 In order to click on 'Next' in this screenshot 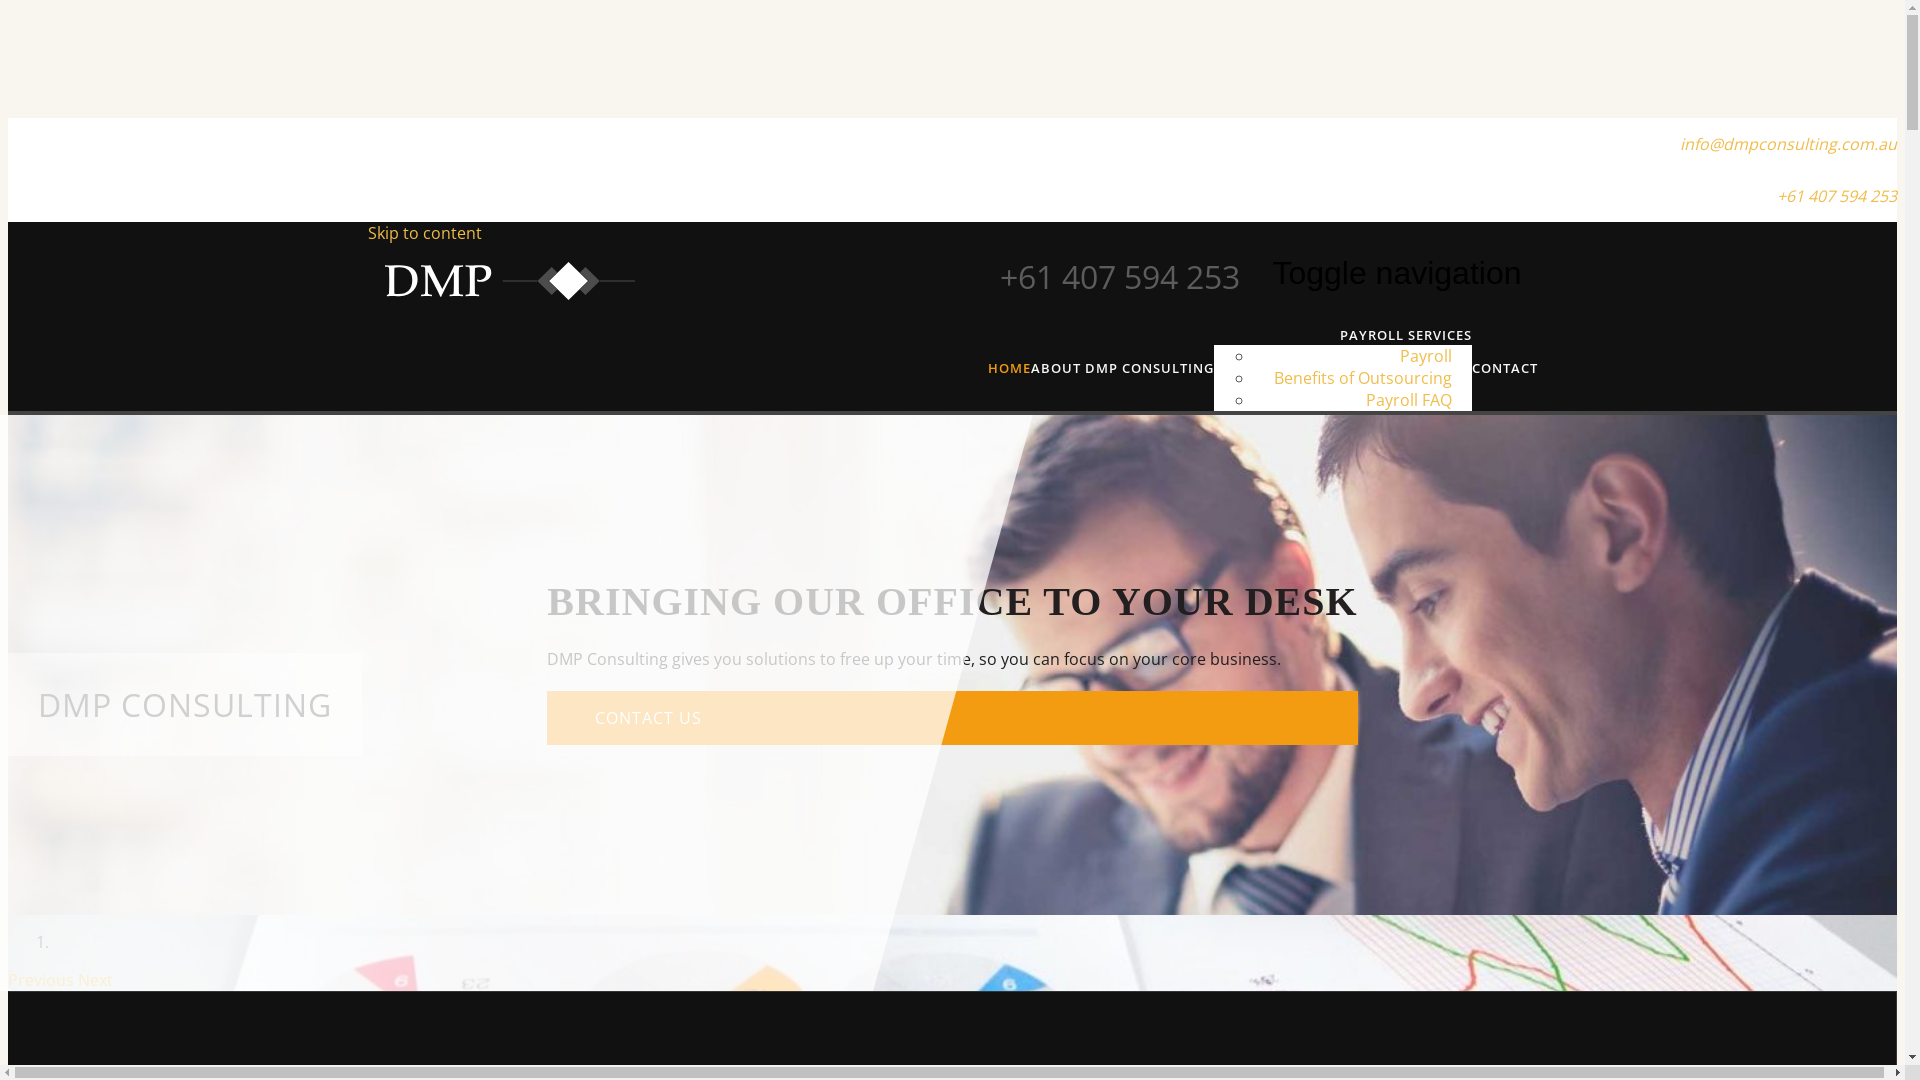, I will do `click(94, 978)`.